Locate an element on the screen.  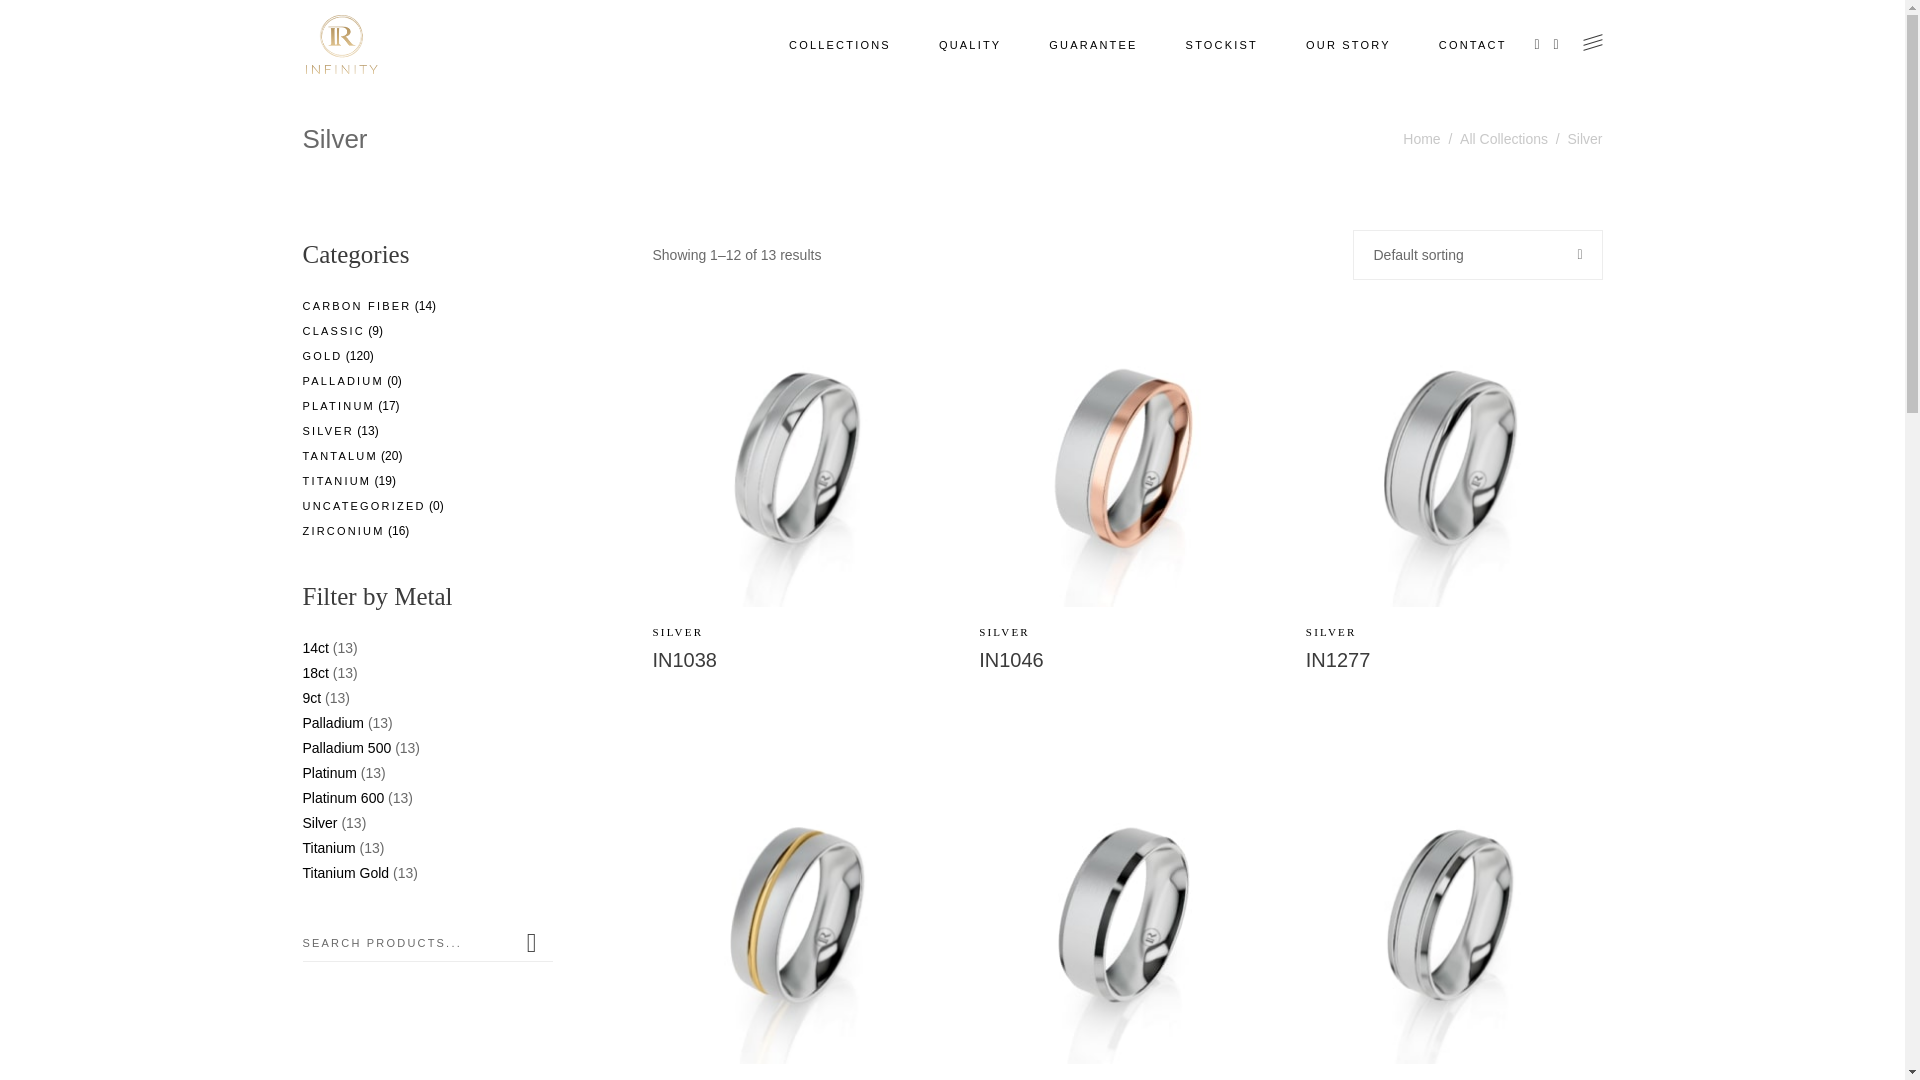
'Platinum 600' is located at coordinates (342, 797).